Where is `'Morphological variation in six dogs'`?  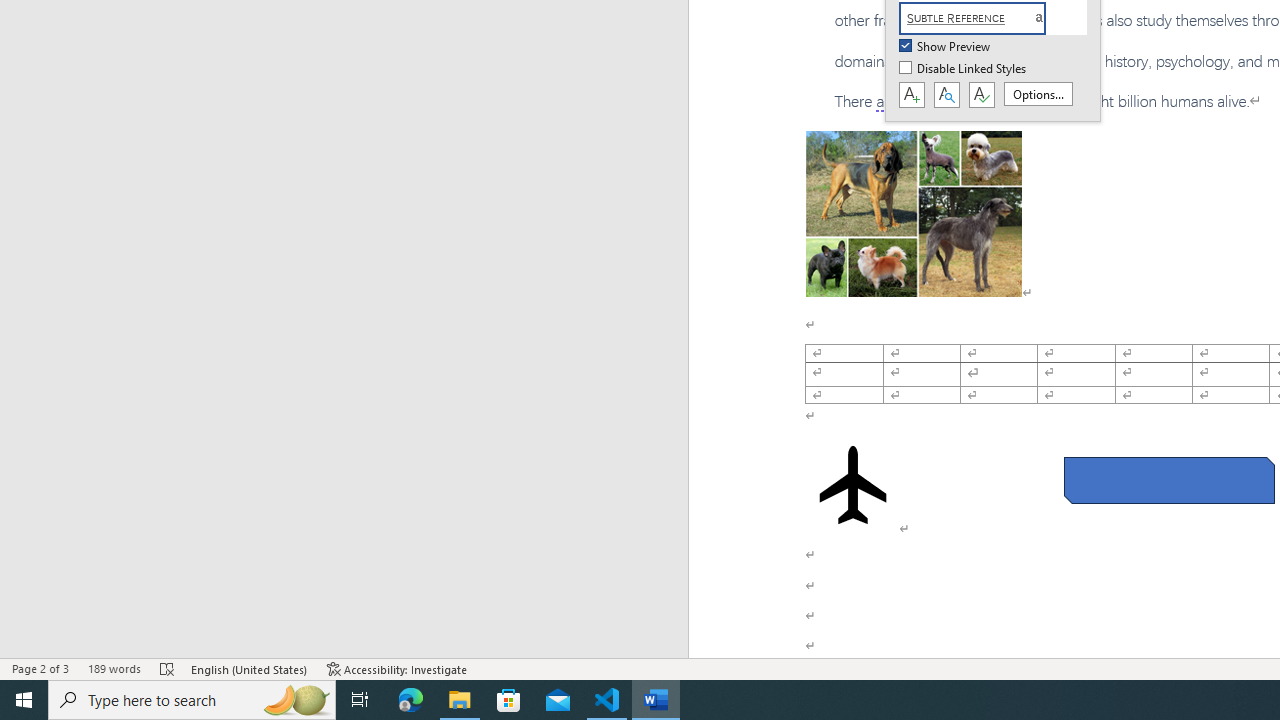
'Morphological variation in six dogs' is located at coordinates (912, 213).